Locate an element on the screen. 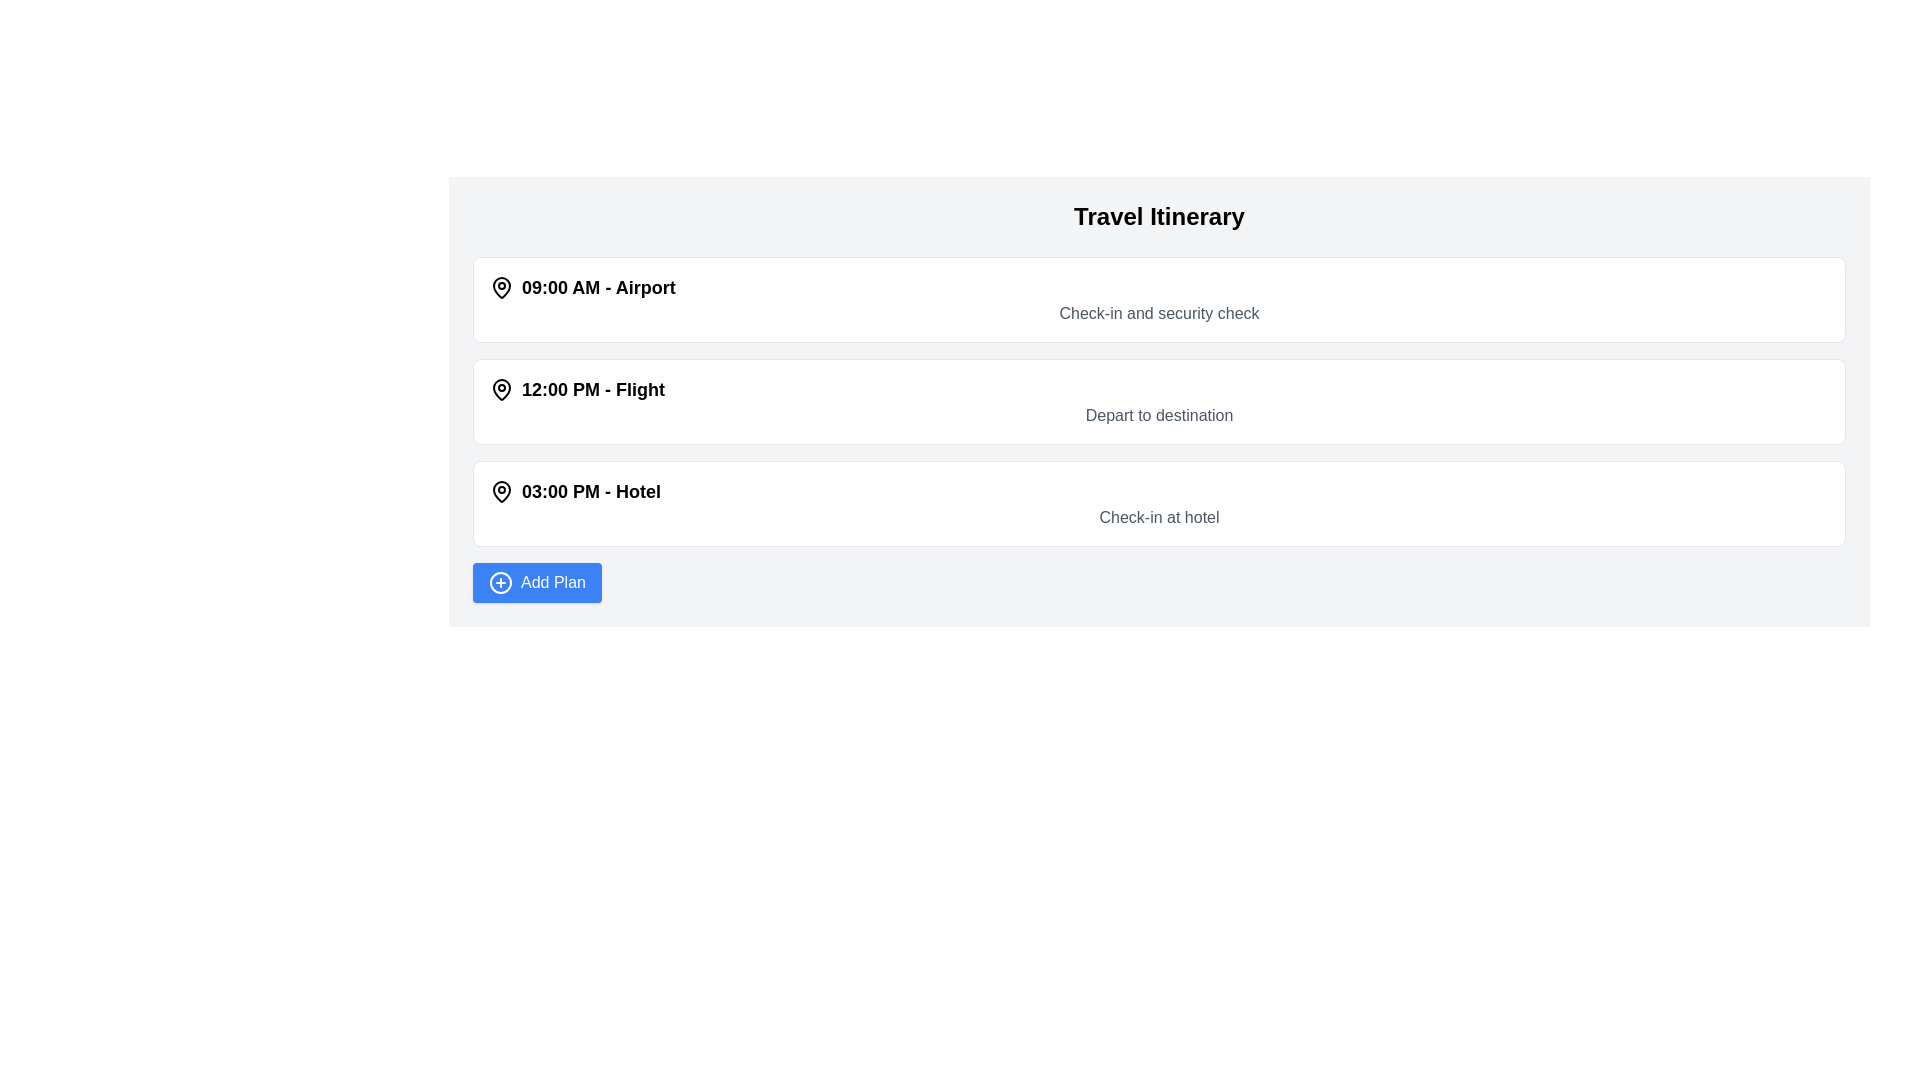  the button located at the bottom of the itinerary list is located at coordinates (537, 582).